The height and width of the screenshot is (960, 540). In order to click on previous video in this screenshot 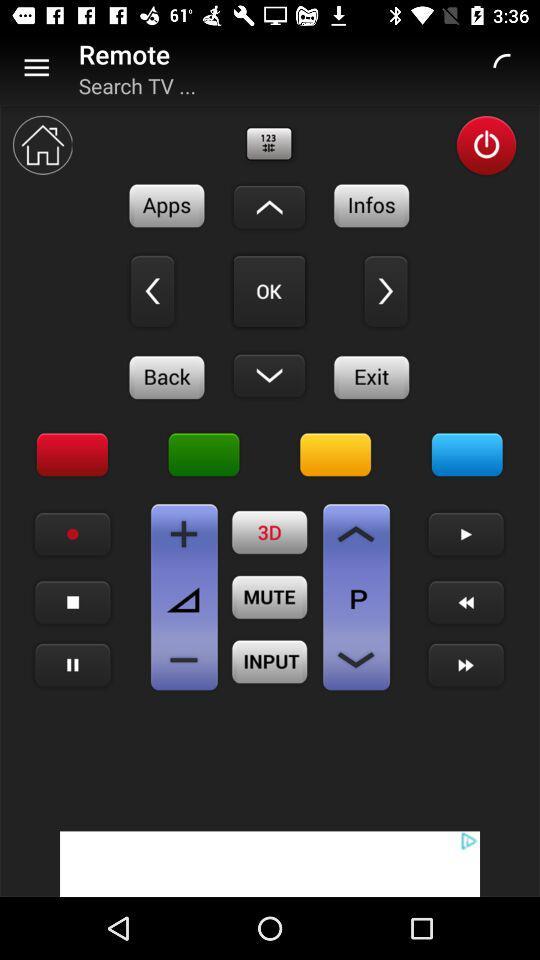, I will do `click(466, 601)`.